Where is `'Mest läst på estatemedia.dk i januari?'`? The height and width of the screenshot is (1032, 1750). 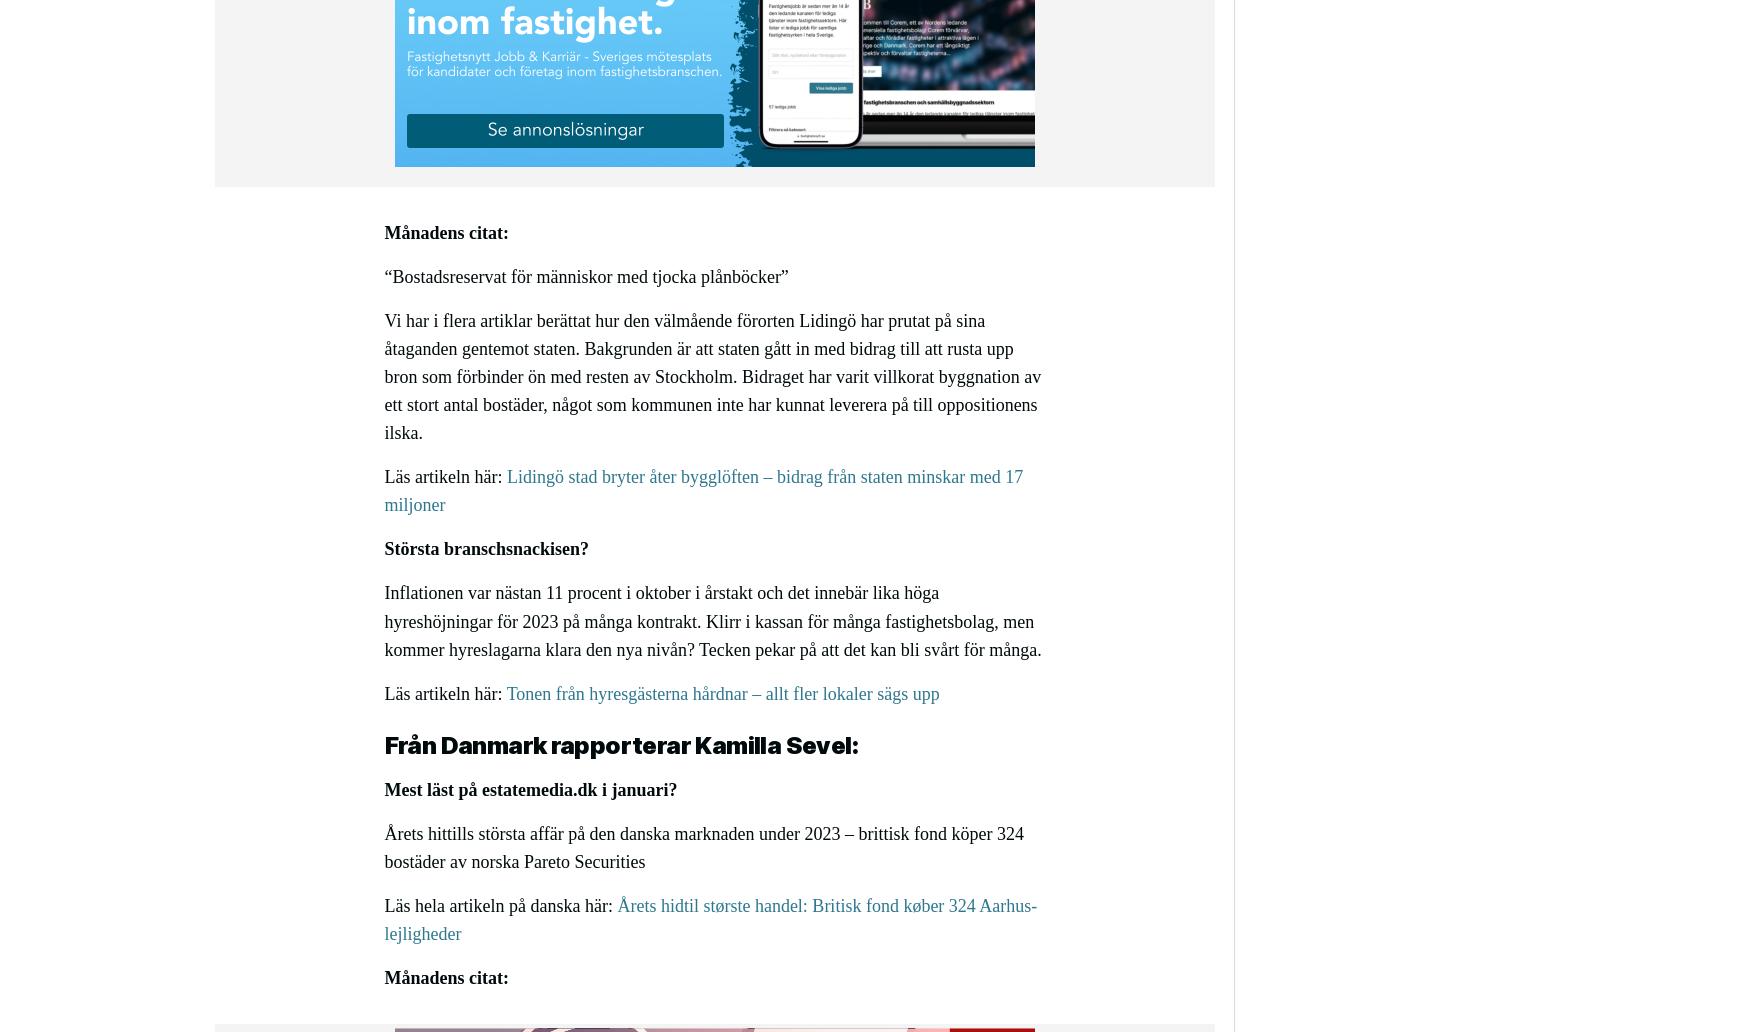
'Mest läst på estatemedia.dk i januari?' is located at coordinates (529, 788).